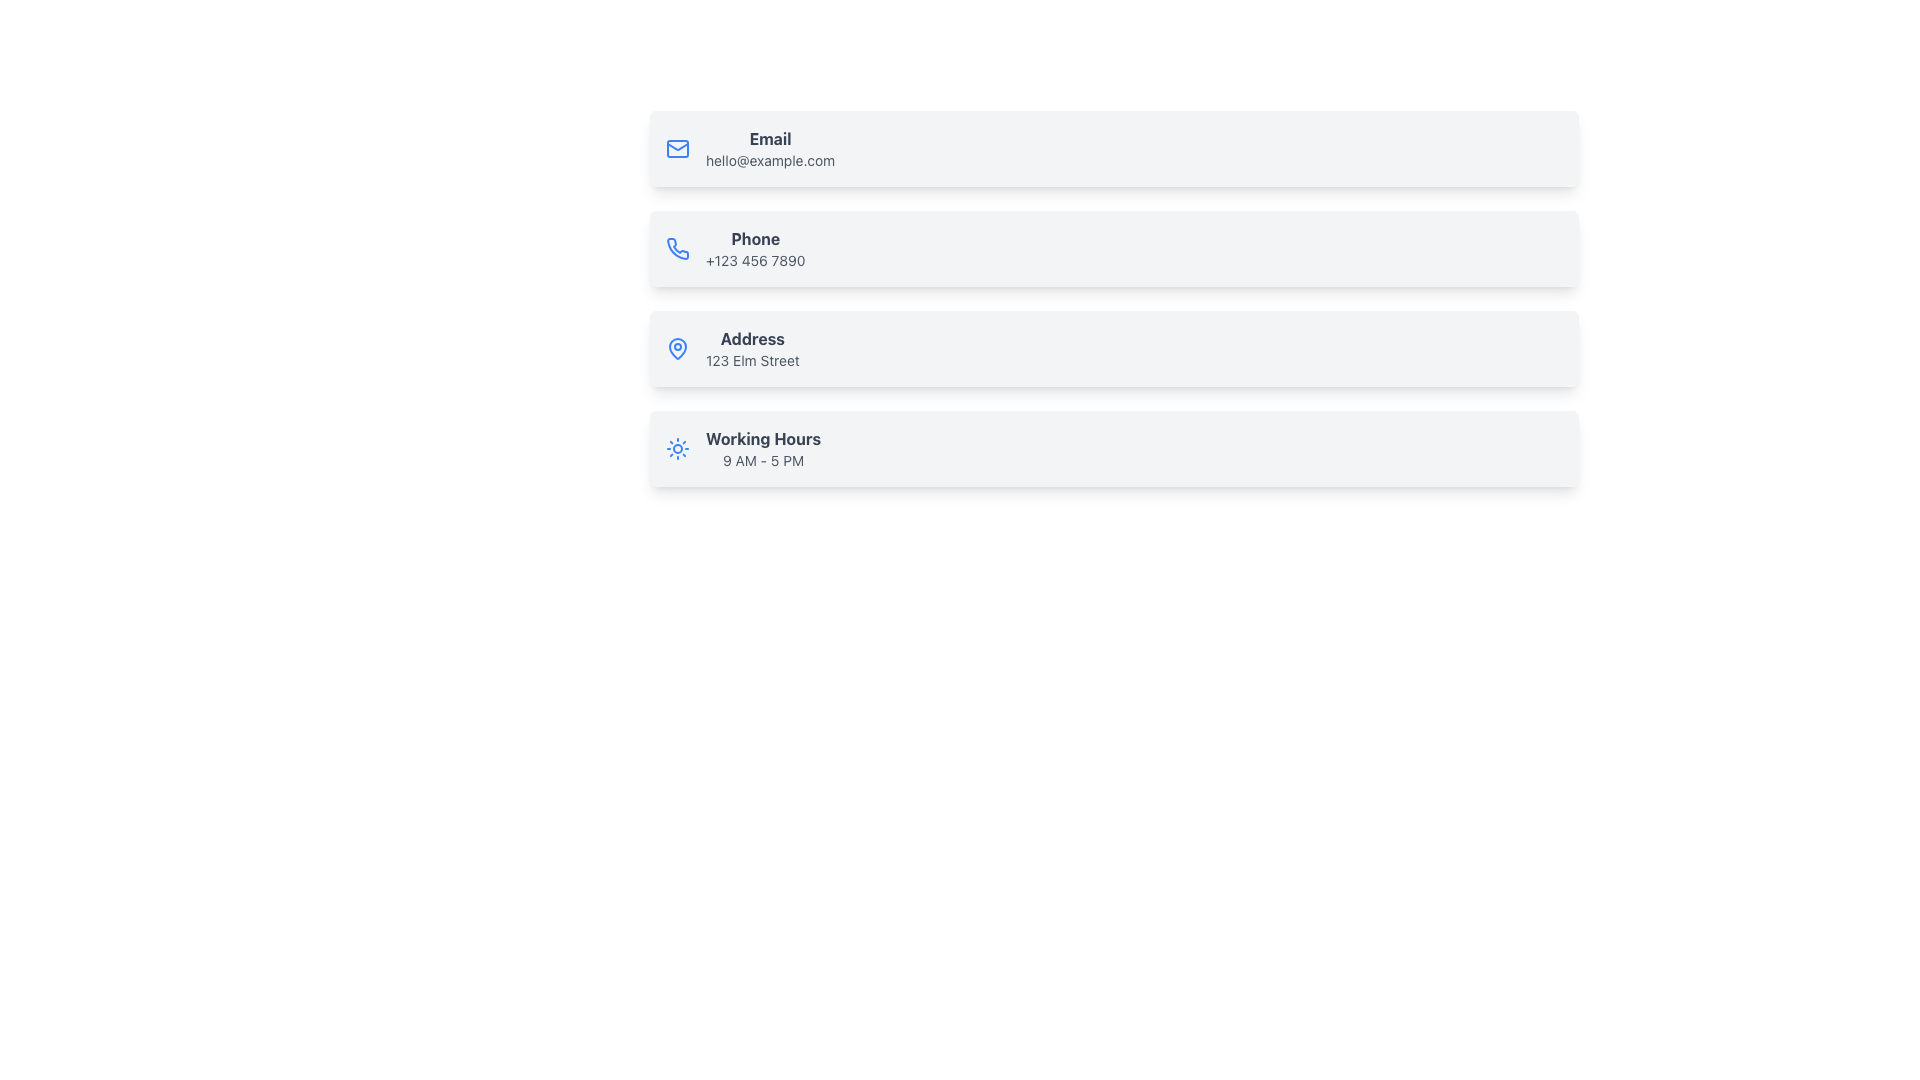 Image resolution: width=1920 pixels, height=1080 pixels. Describe the element at coordinates (769, 148) in the screenshot. I see `displayed content of the static text block labeled 'Email' which shows the email address 'hello@example.com' in a light gray font, located within a light gray rounded rectangle` at that location.